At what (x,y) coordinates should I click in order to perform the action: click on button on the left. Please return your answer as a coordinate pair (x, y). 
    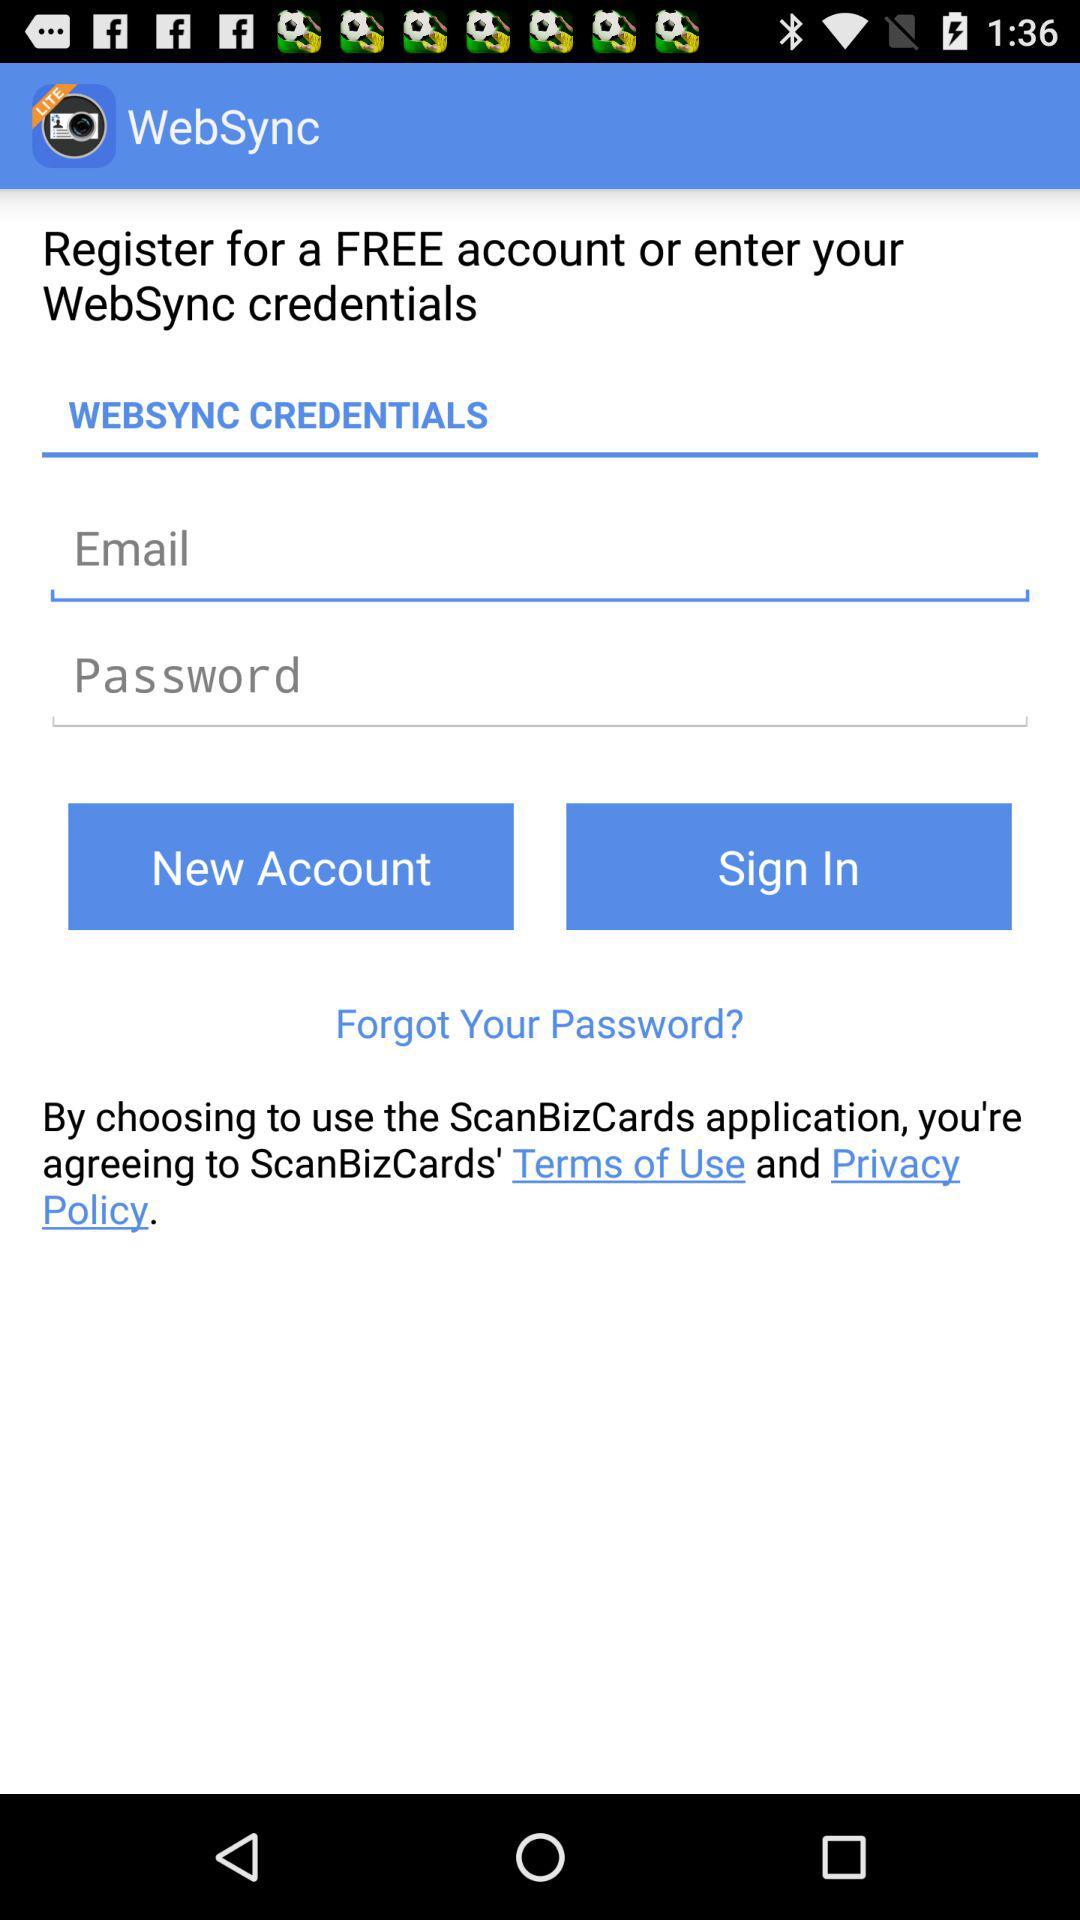
    Looking at the image, I should click on (290, 866).